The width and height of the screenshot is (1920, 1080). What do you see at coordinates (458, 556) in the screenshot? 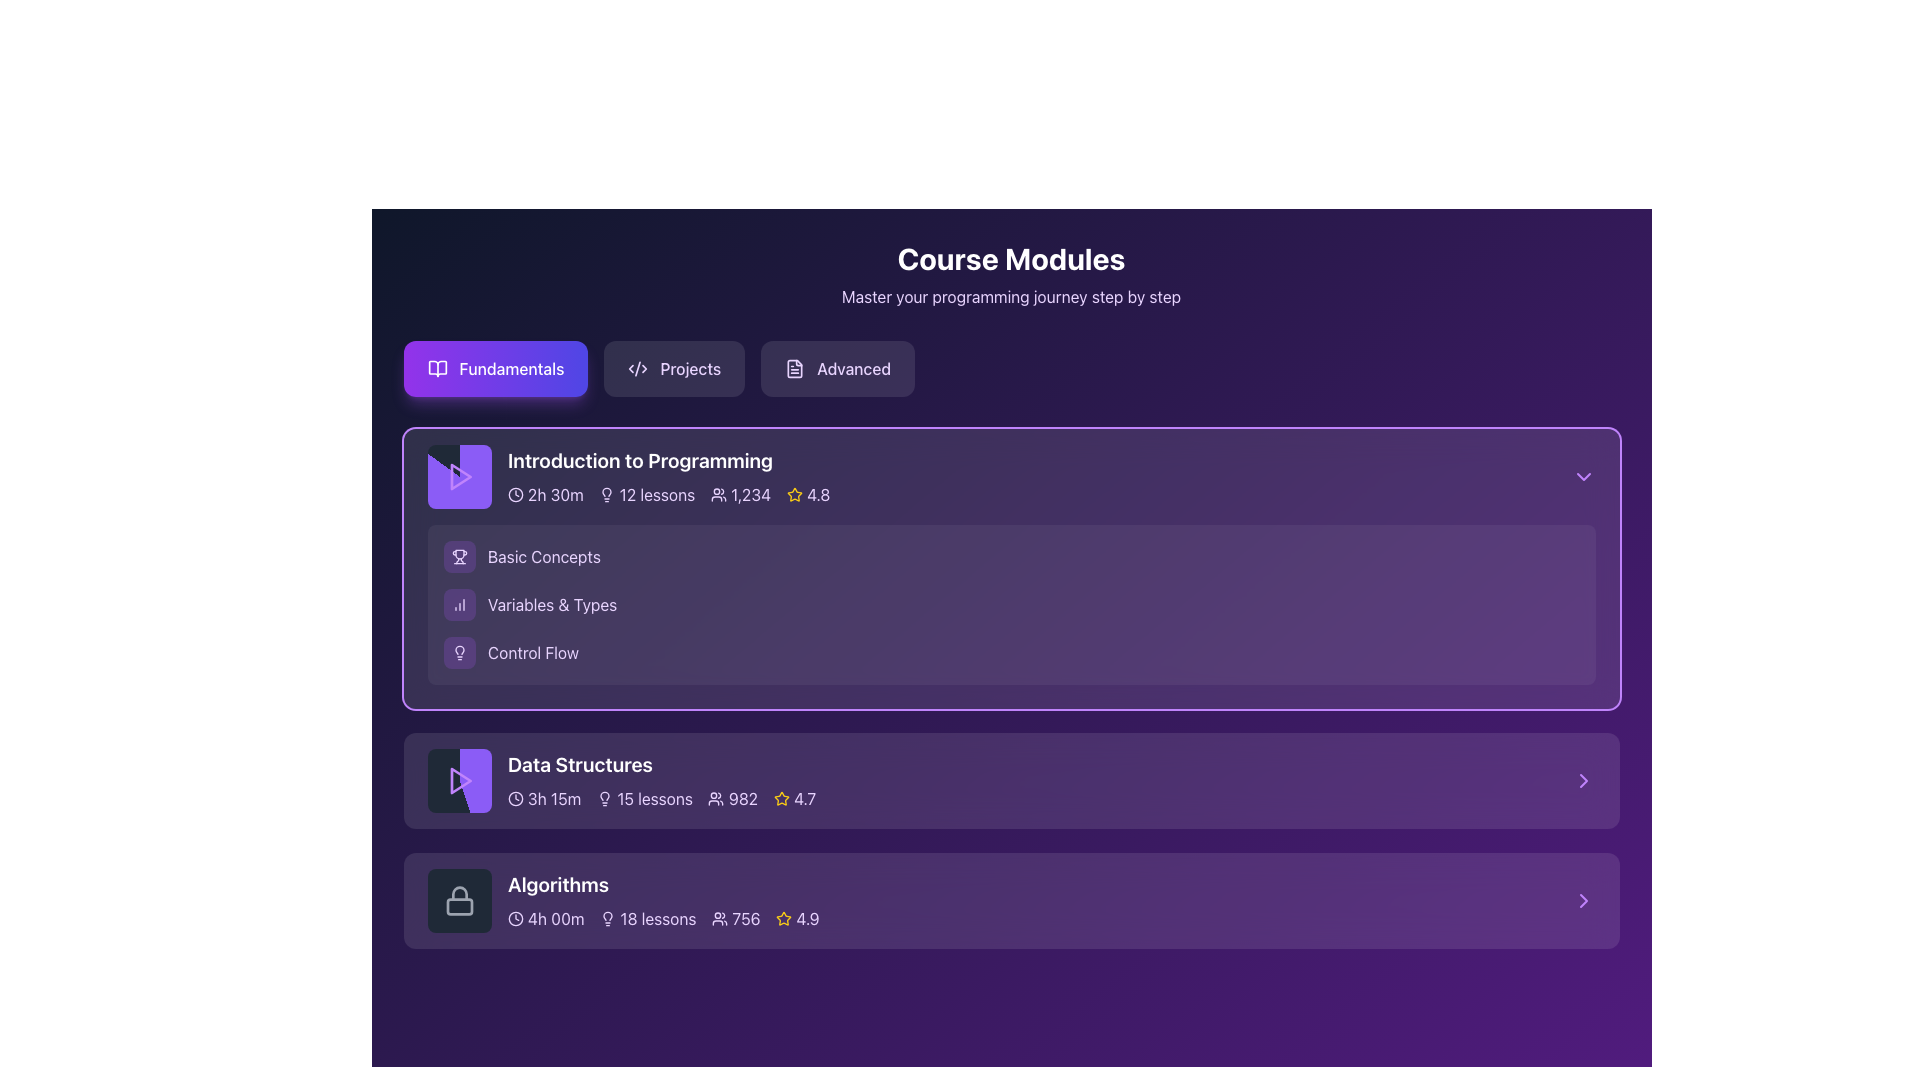
I see `the purple trophy icon button located in the 'Introduction to Programming' section, which is the first element to the left of the 'Basic Concepts' text` at bounding box center [458, 556].